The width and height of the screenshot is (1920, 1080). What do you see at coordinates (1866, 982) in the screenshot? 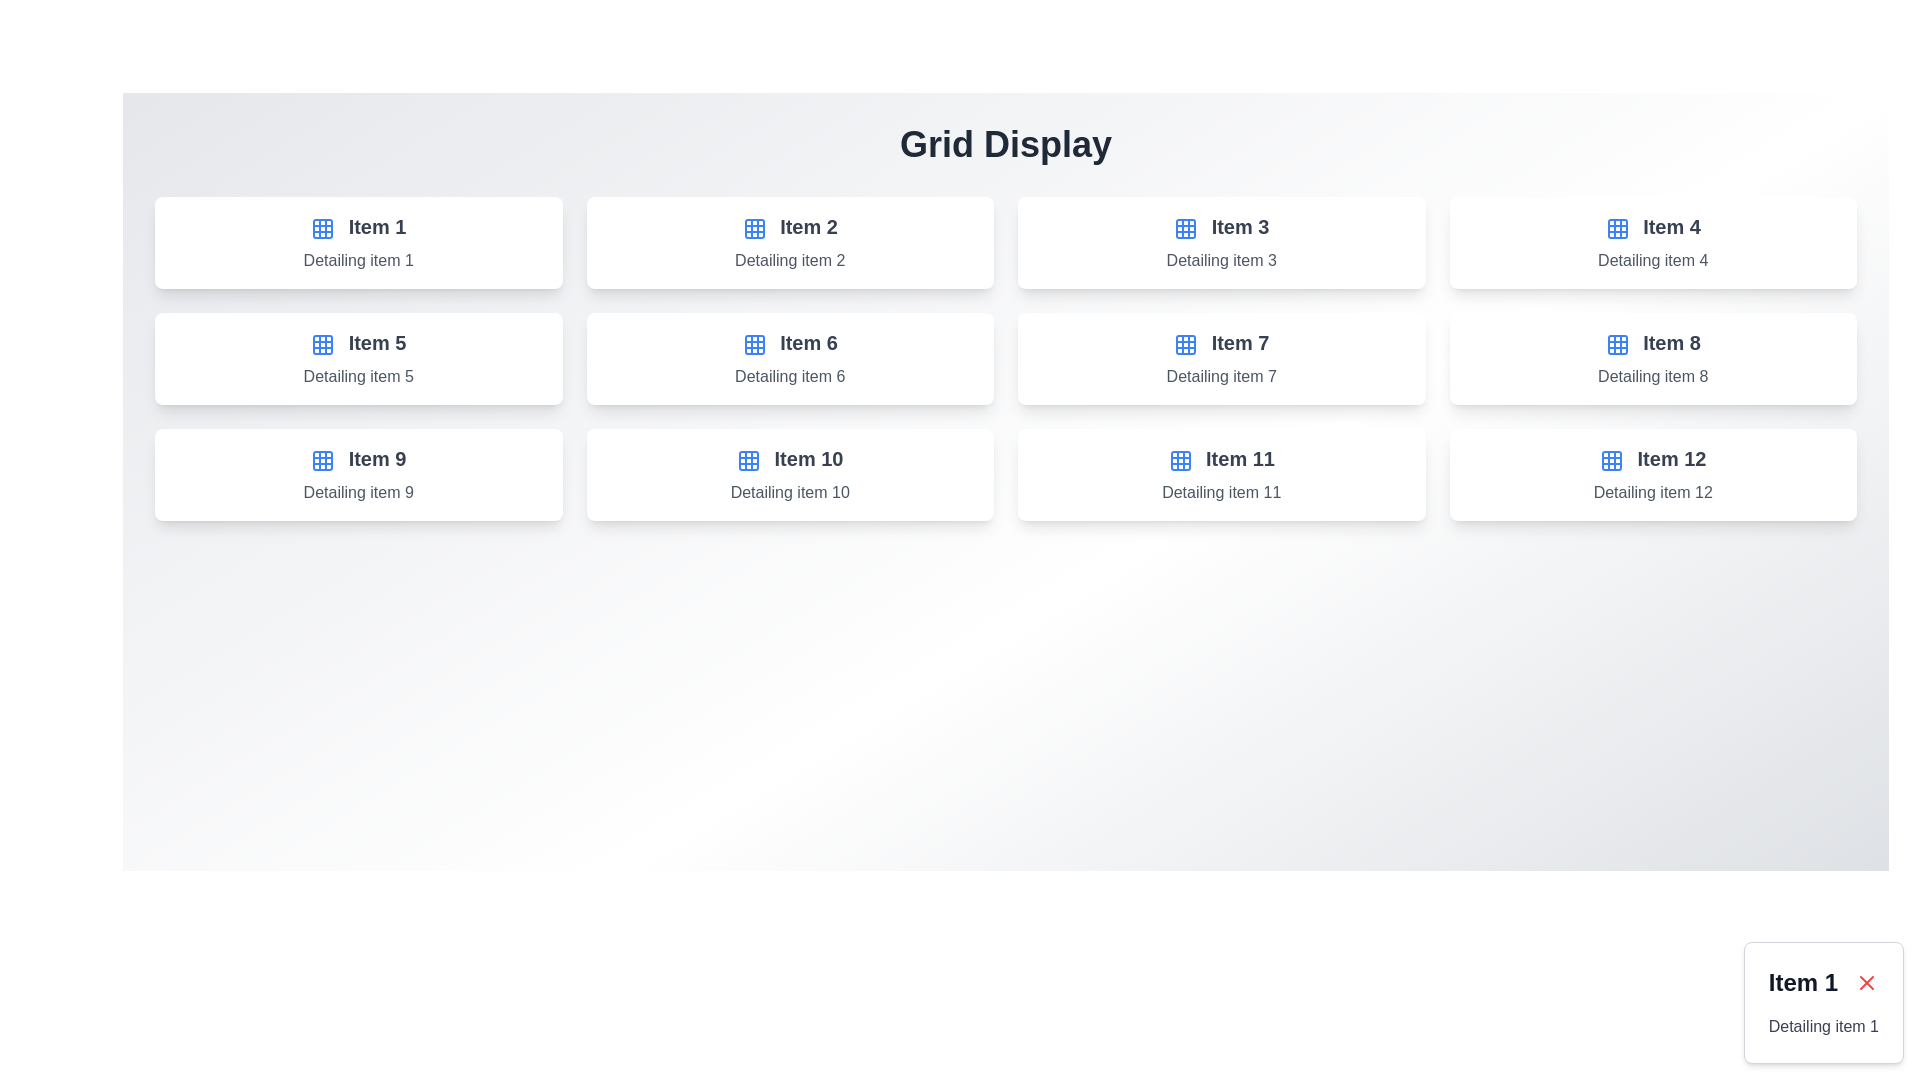
I see `the small, red-colored cross icon resembling an 'X' located in the top-right corner of the card labeled 'Item 1'` at bounding box center [1866, 982].